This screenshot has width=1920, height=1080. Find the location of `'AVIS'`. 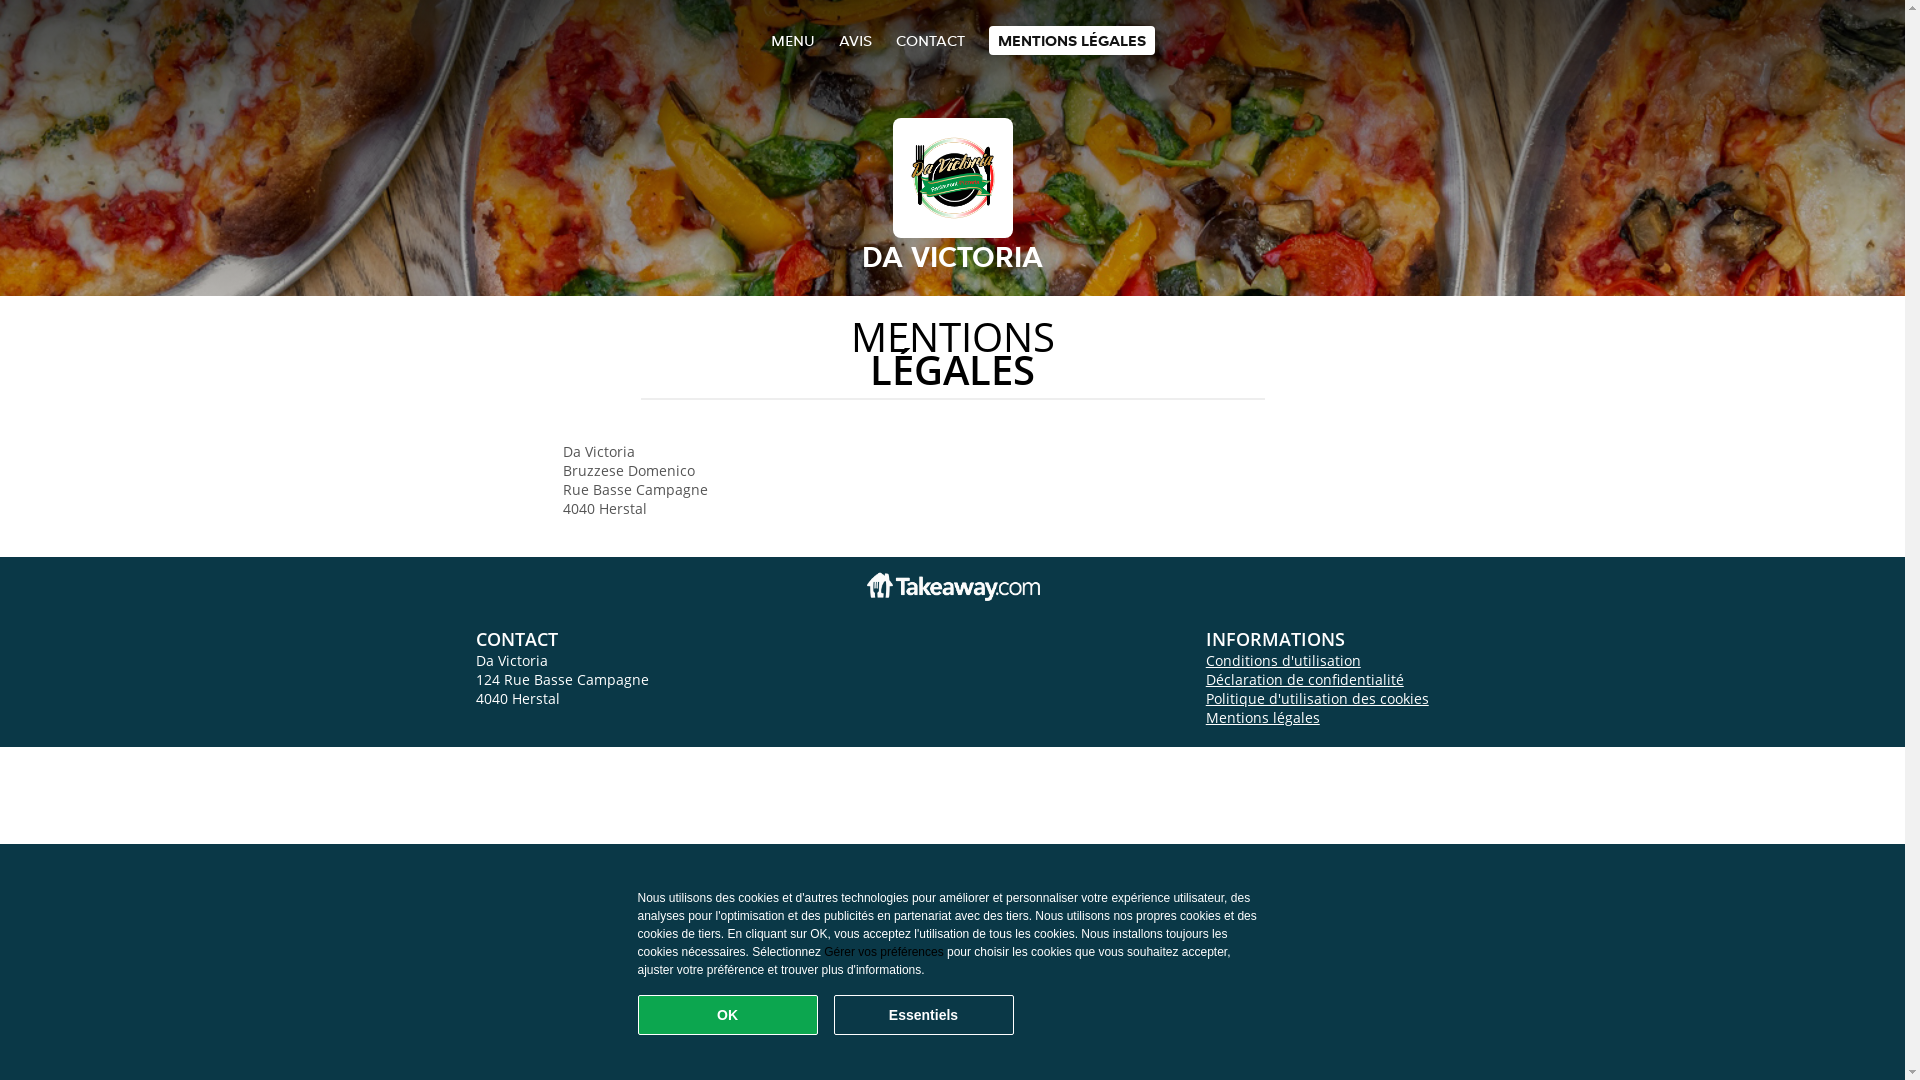

'AVIS' is located at coordinates (838, 40).